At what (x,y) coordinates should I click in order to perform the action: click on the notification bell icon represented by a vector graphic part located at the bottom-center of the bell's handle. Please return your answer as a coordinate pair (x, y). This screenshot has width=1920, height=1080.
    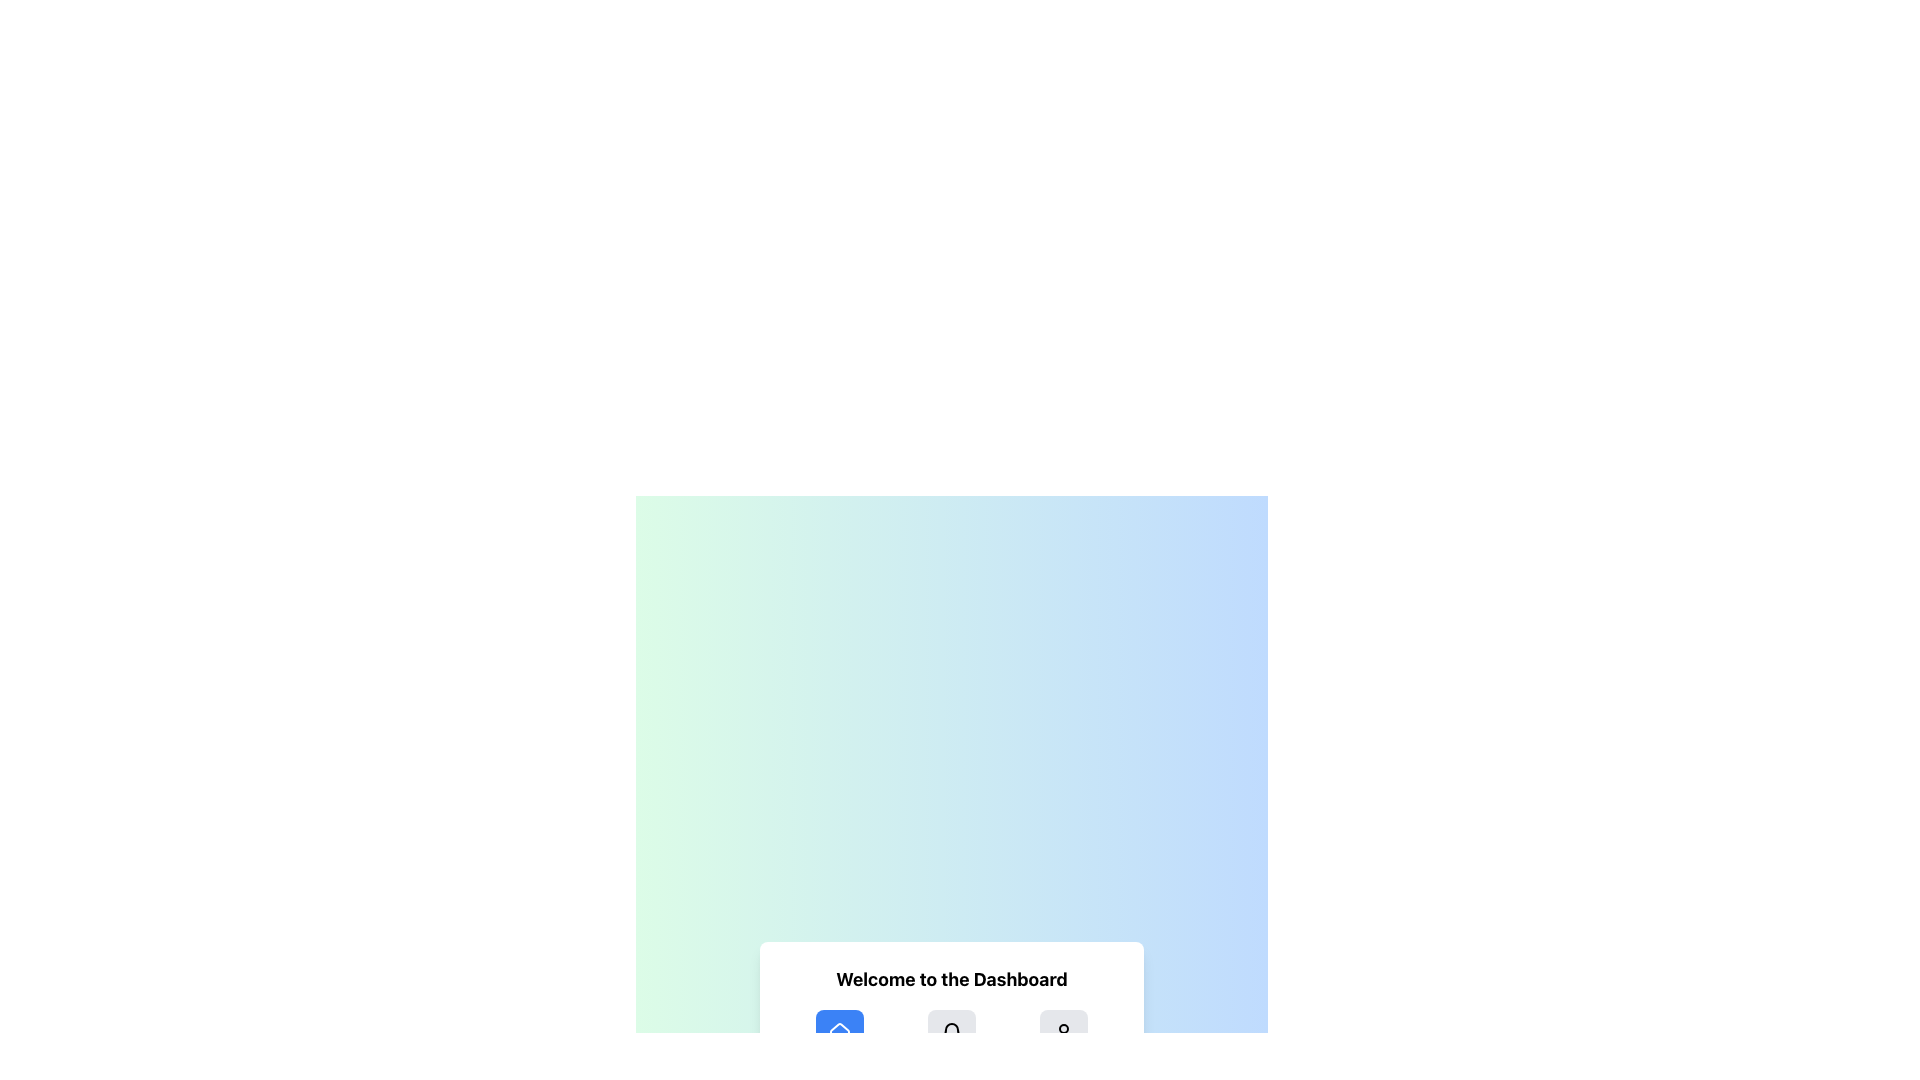
    Looking at the image, I should click on (950, 1031).